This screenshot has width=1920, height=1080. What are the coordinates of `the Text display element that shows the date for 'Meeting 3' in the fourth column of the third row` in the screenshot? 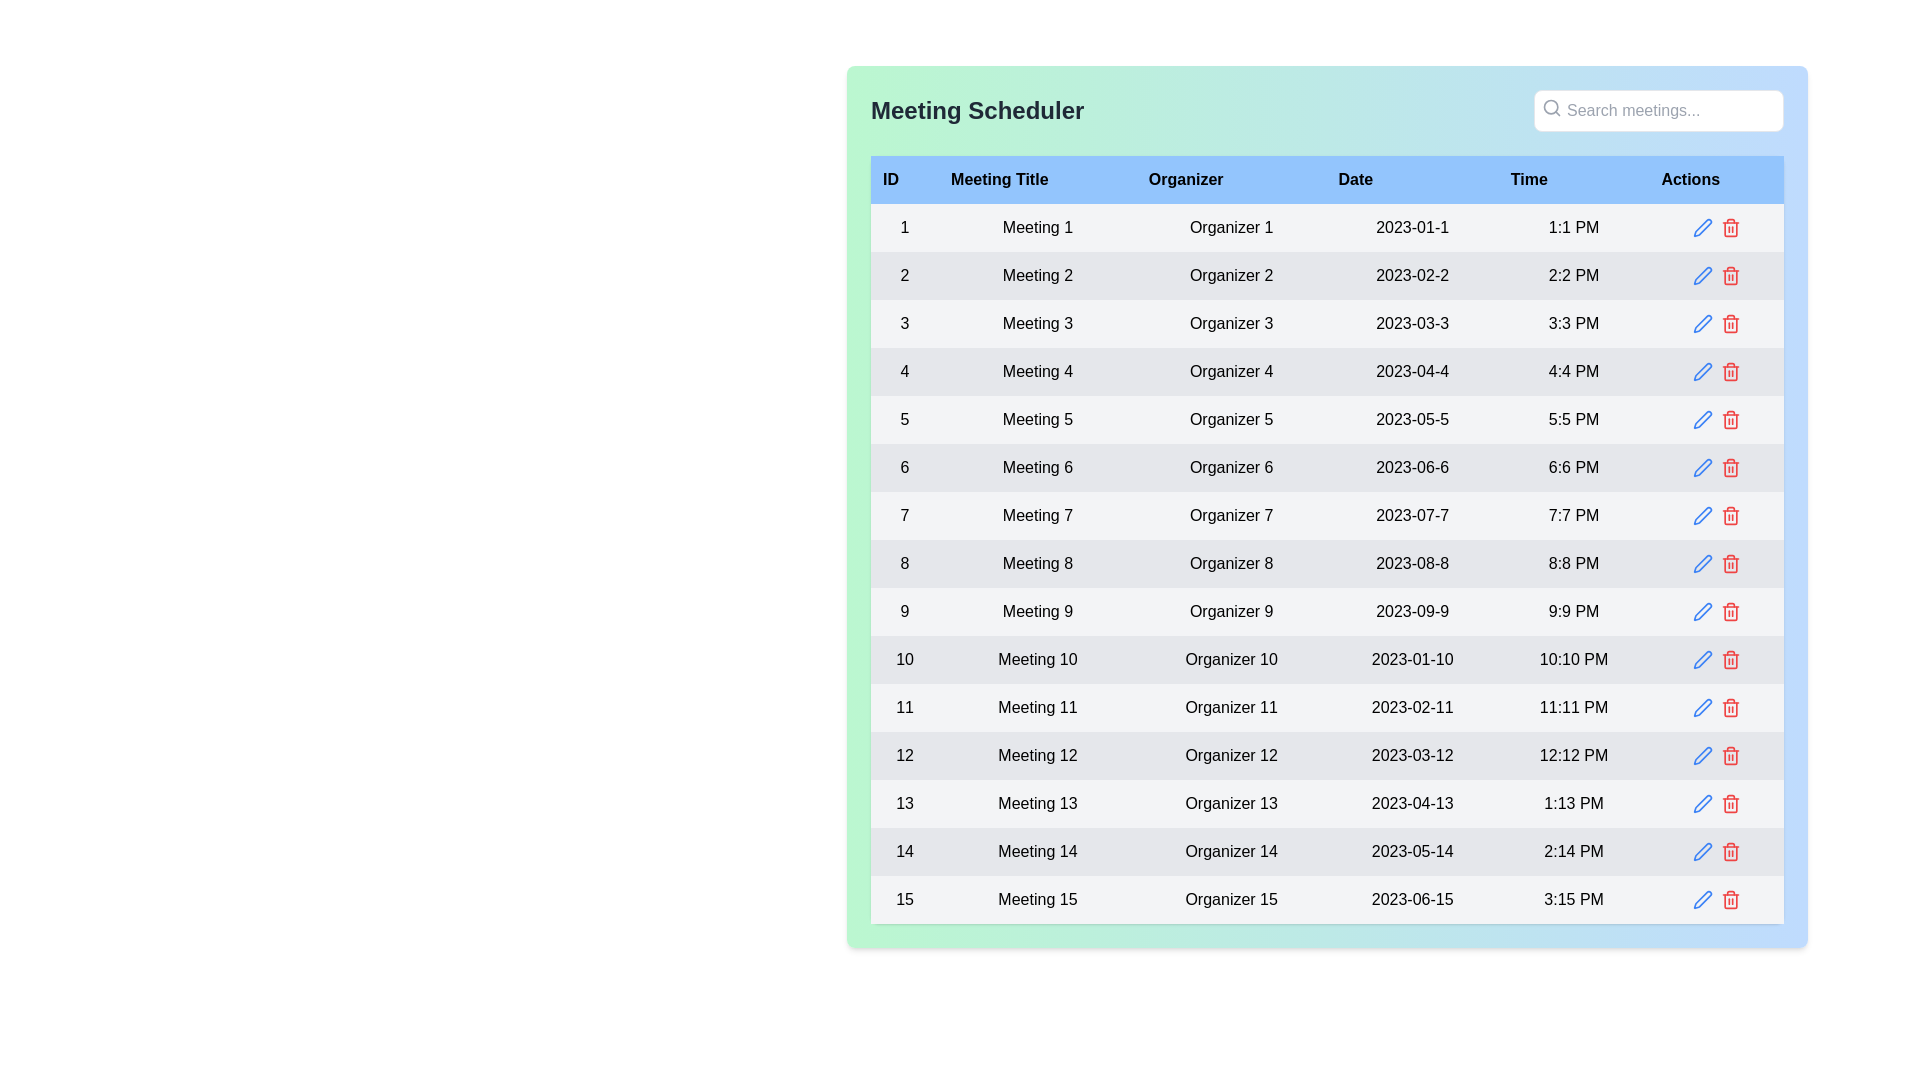 It's located at (1411, 323).